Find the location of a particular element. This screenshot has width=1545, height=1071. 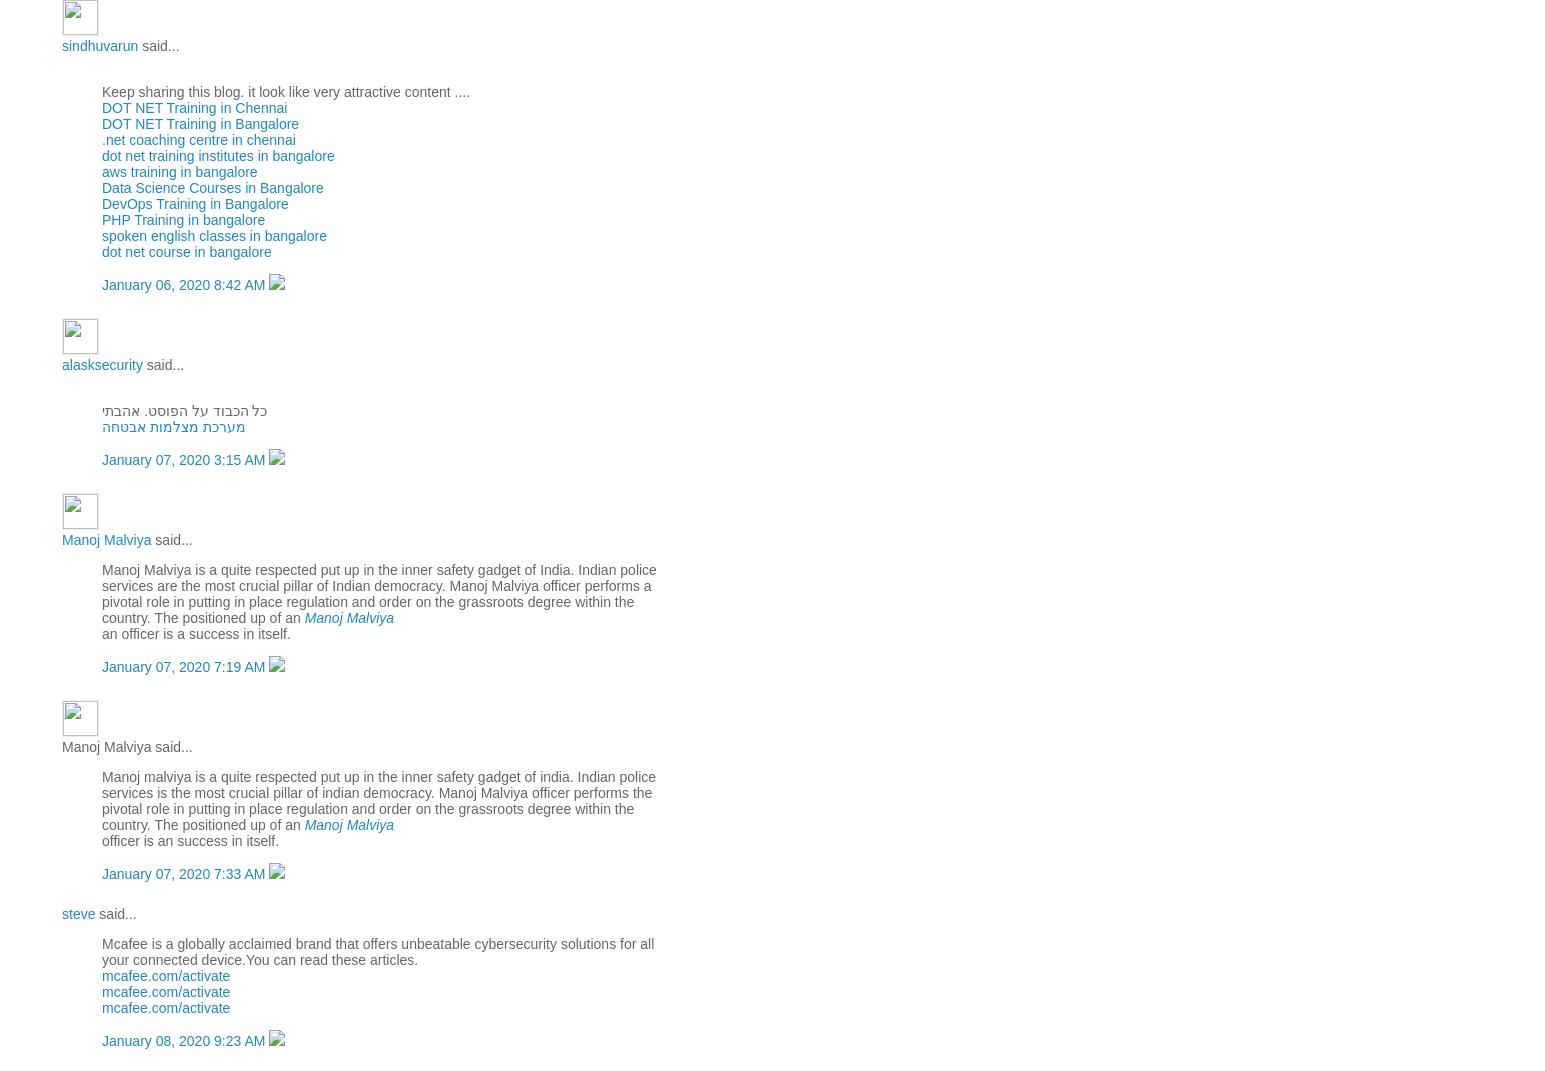

'officer is an success in itself.' is located at coordinates (100, 838).